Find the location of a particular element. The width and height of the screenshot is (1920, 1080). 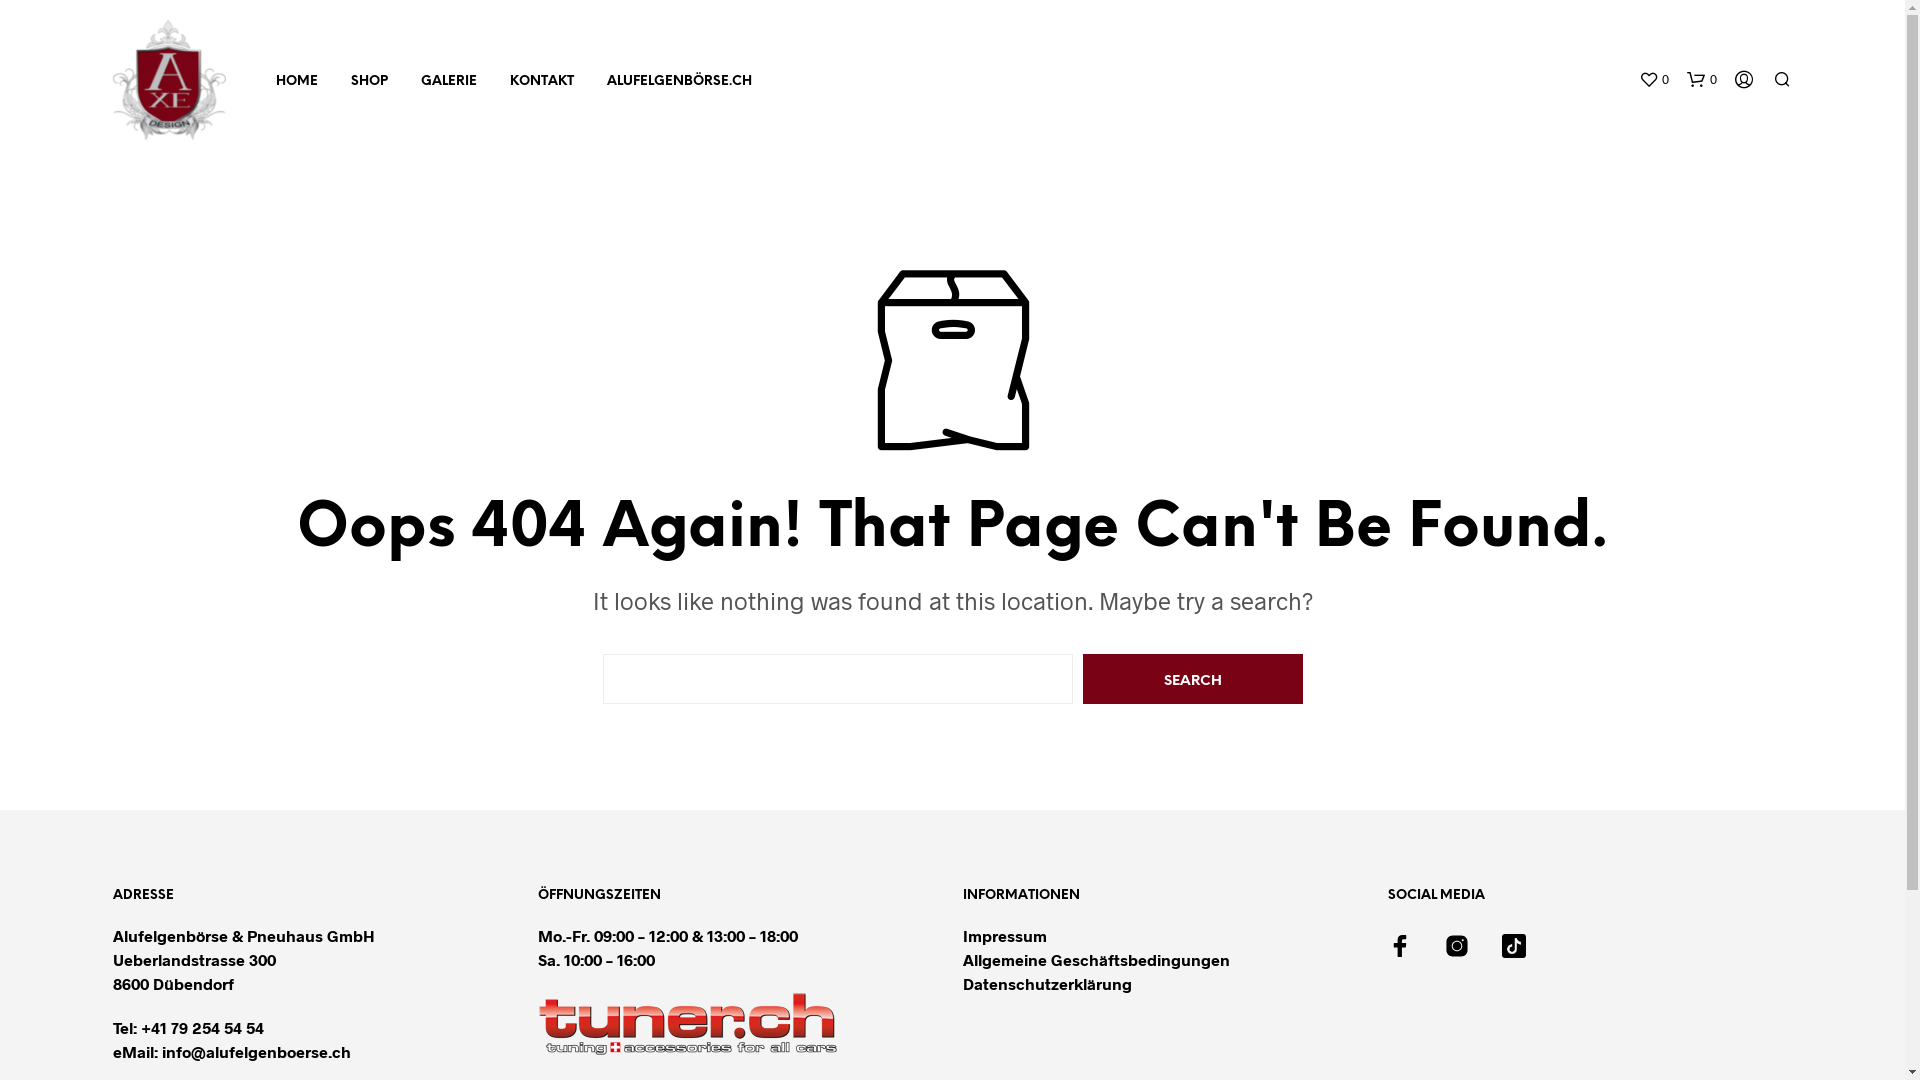

'info@alufelgenboerse.ch' is located at coordinates (255, 1050).